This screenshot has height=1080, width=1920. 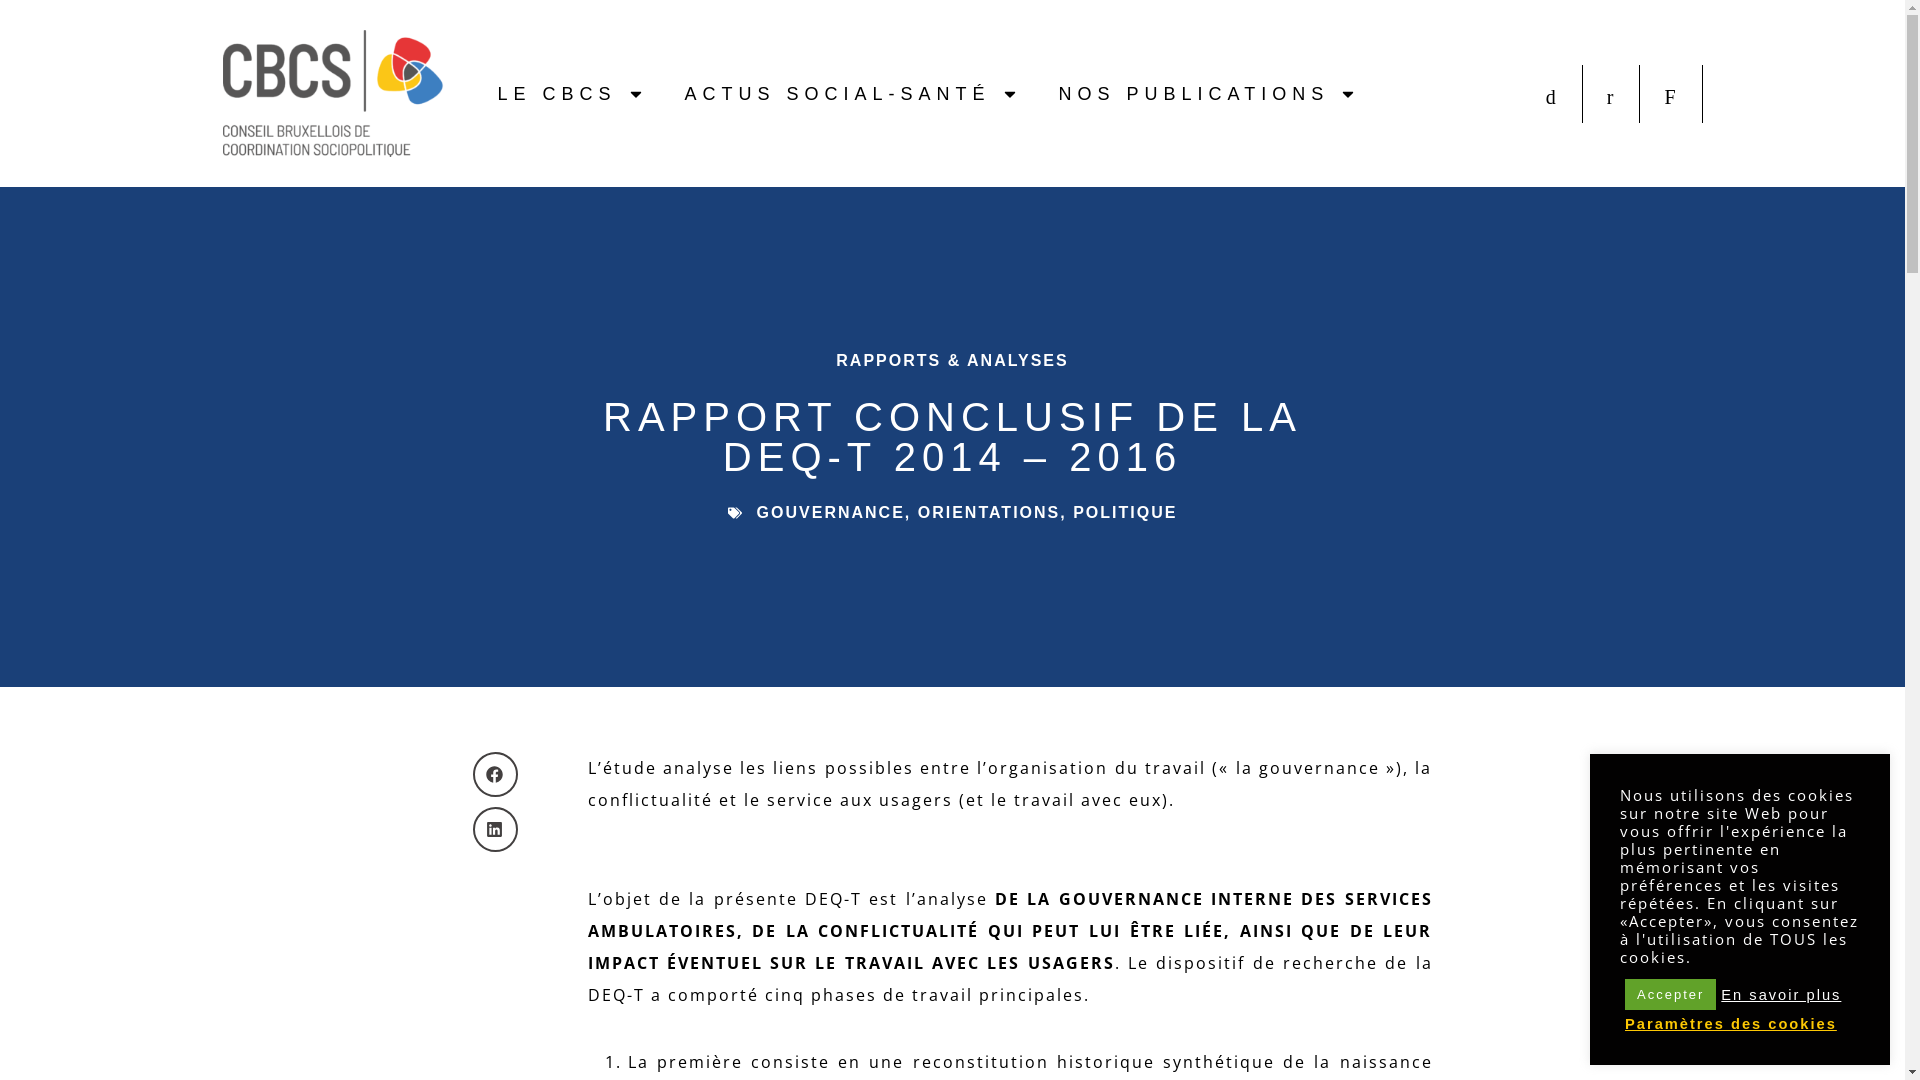 What do you see at coordinates (569, 93) in the screenshot?
I see `'LE CBCS'` at bounding box center [569, 93].